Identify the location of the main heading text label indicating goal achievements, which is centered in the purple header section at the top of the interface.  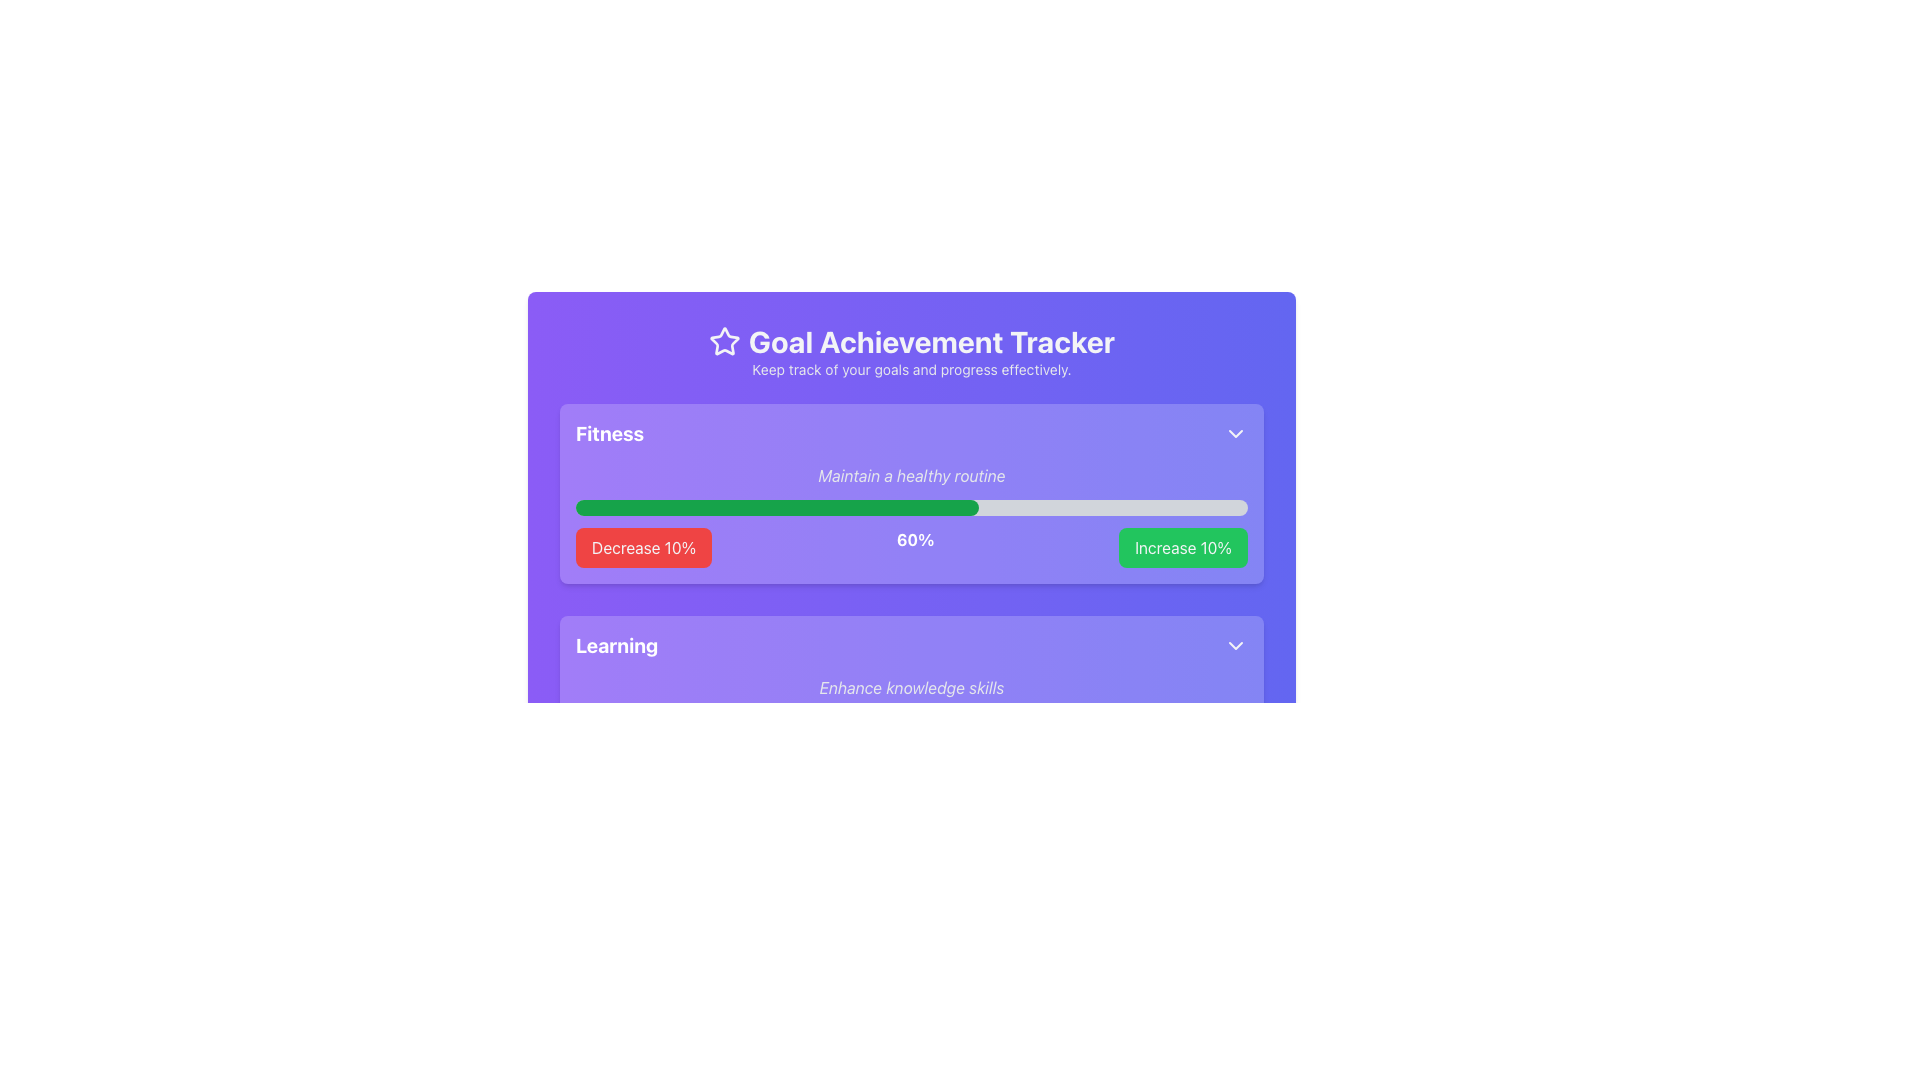
(911, 341).